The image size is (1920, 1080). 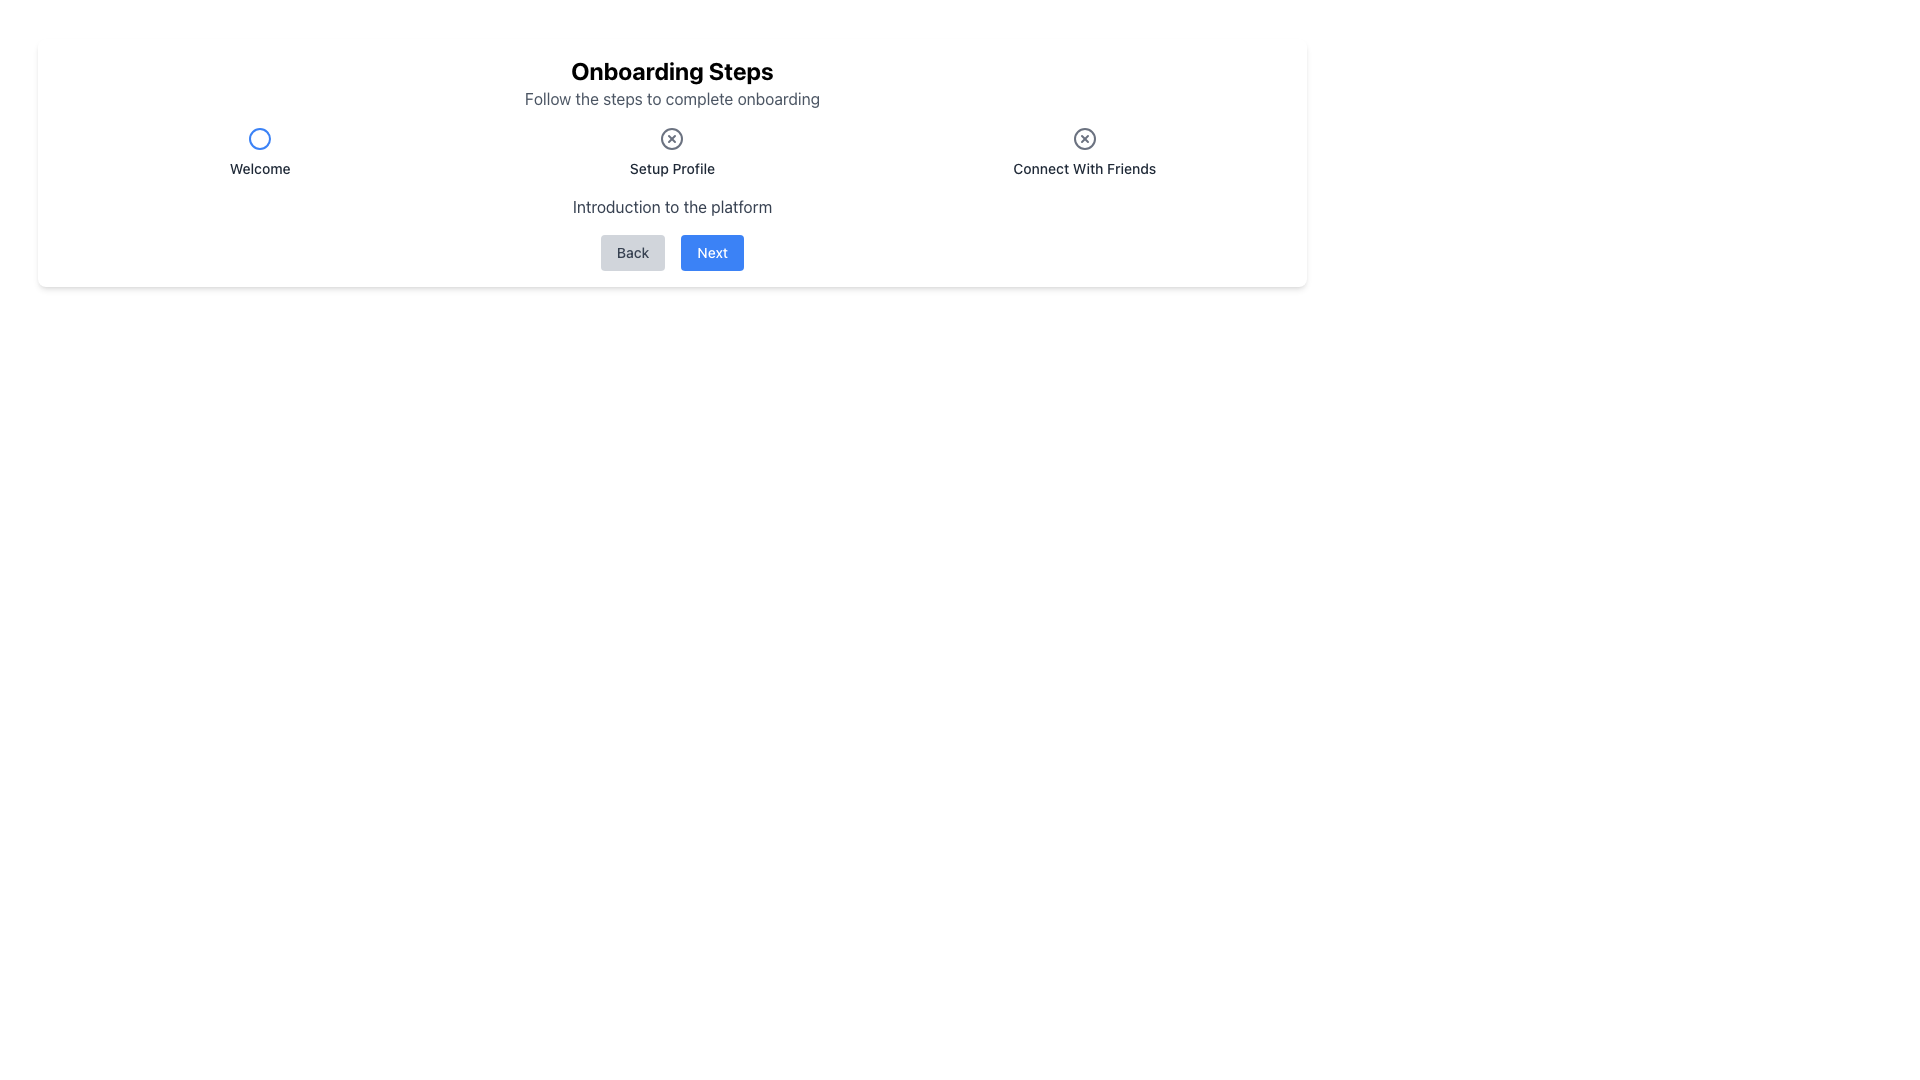 What do you see at coordinates (712, 252) in the screenshot?
I see `the rectangular 'Next' button with a blue background and white text` at bounding box center [712, 252].